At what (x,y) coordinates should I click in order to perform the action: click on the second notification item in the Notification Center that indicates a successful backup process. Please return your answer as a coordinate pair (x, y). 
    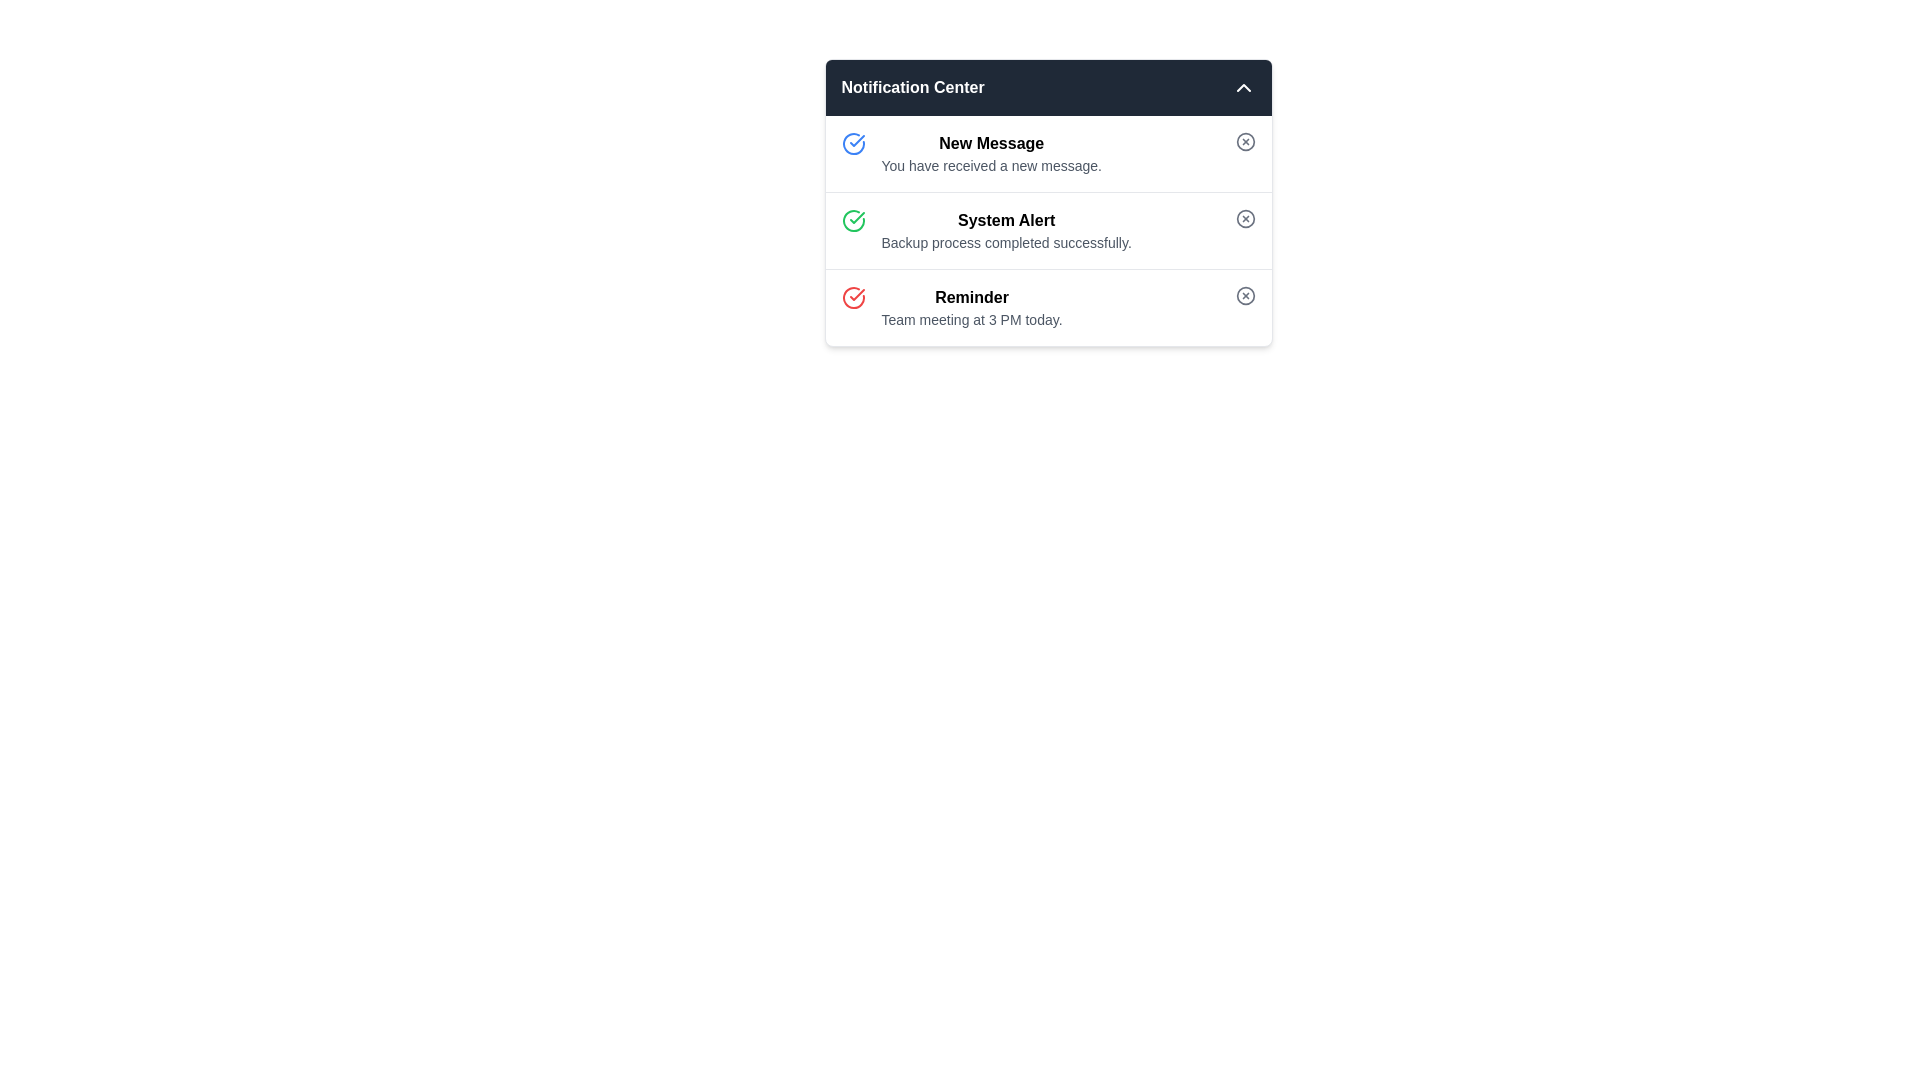
    Looking at the image, I should click on (1047, 230).